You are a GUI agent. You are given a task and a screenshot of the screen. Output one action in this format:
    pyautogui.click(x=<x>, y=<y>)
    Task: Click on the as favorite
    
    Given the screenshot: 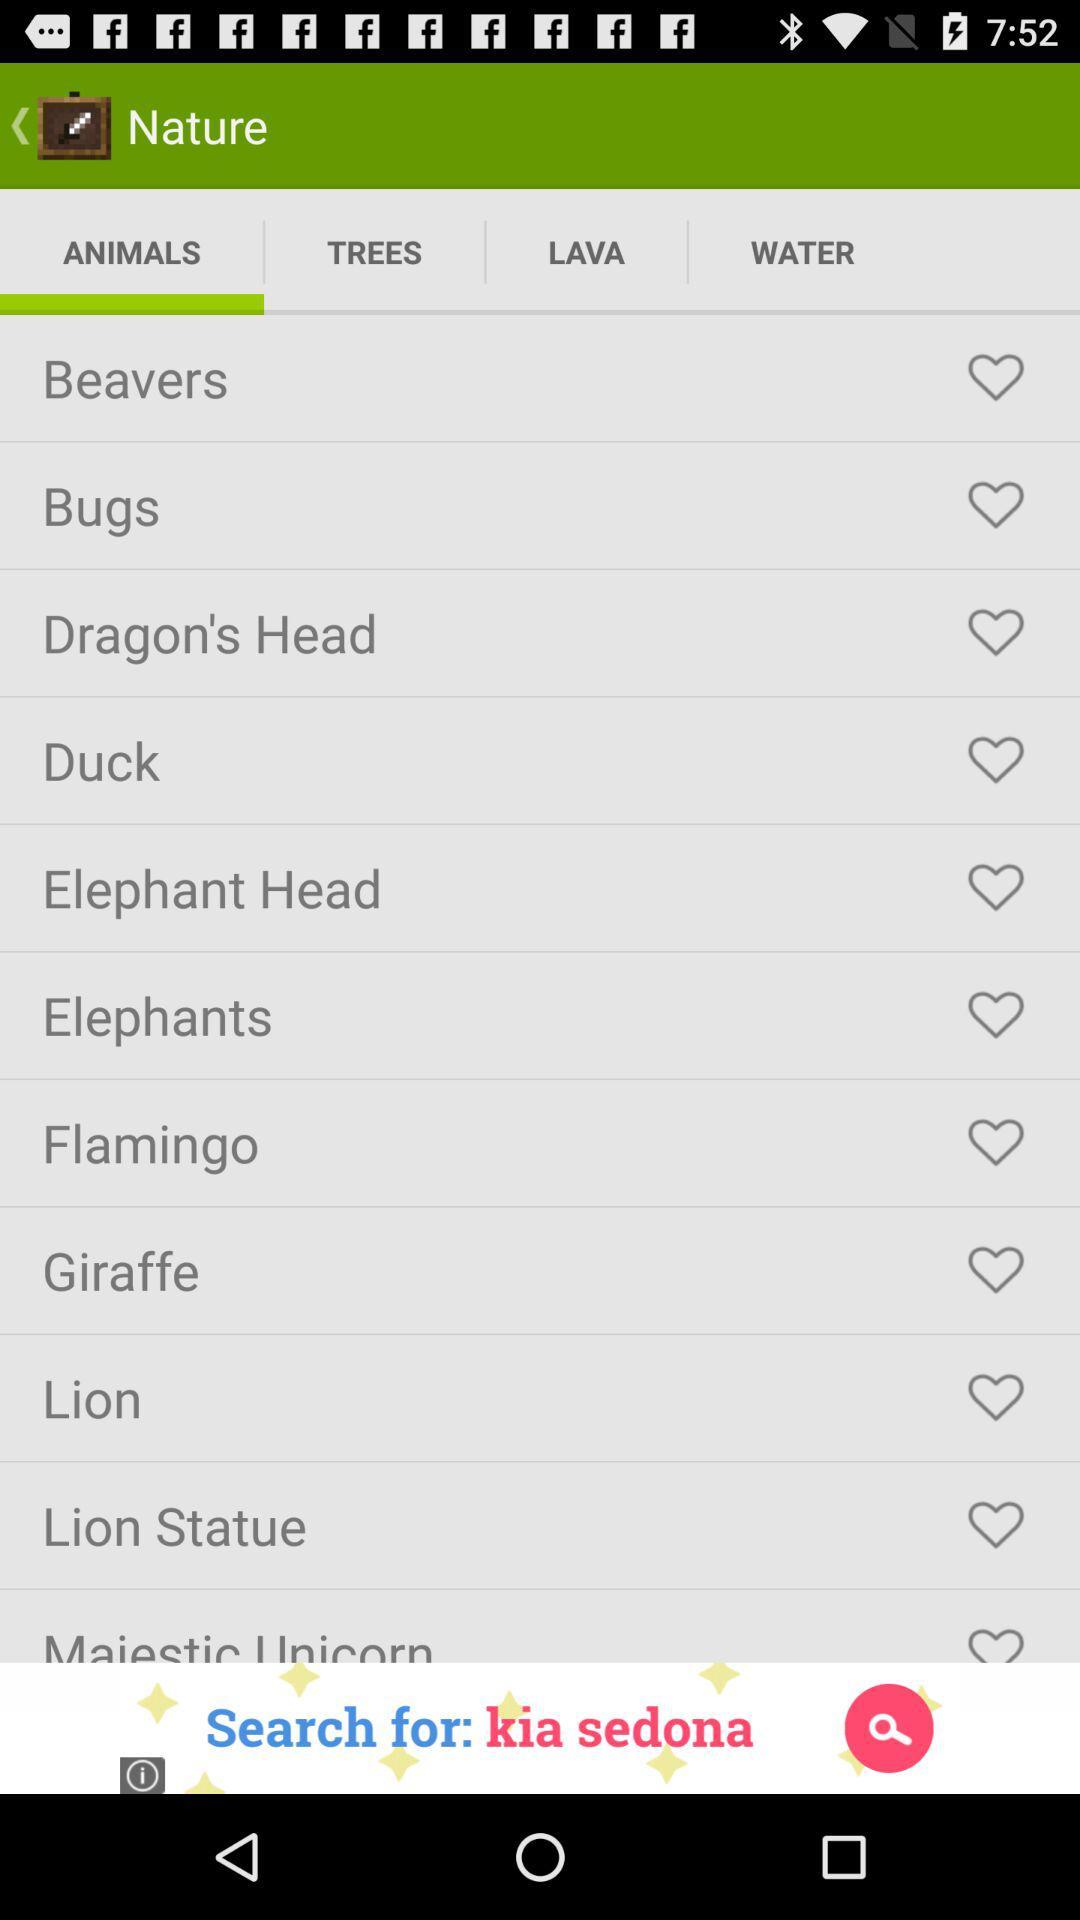 What is the action you would take?
    pyautogui.click(x=995, y=378)
    